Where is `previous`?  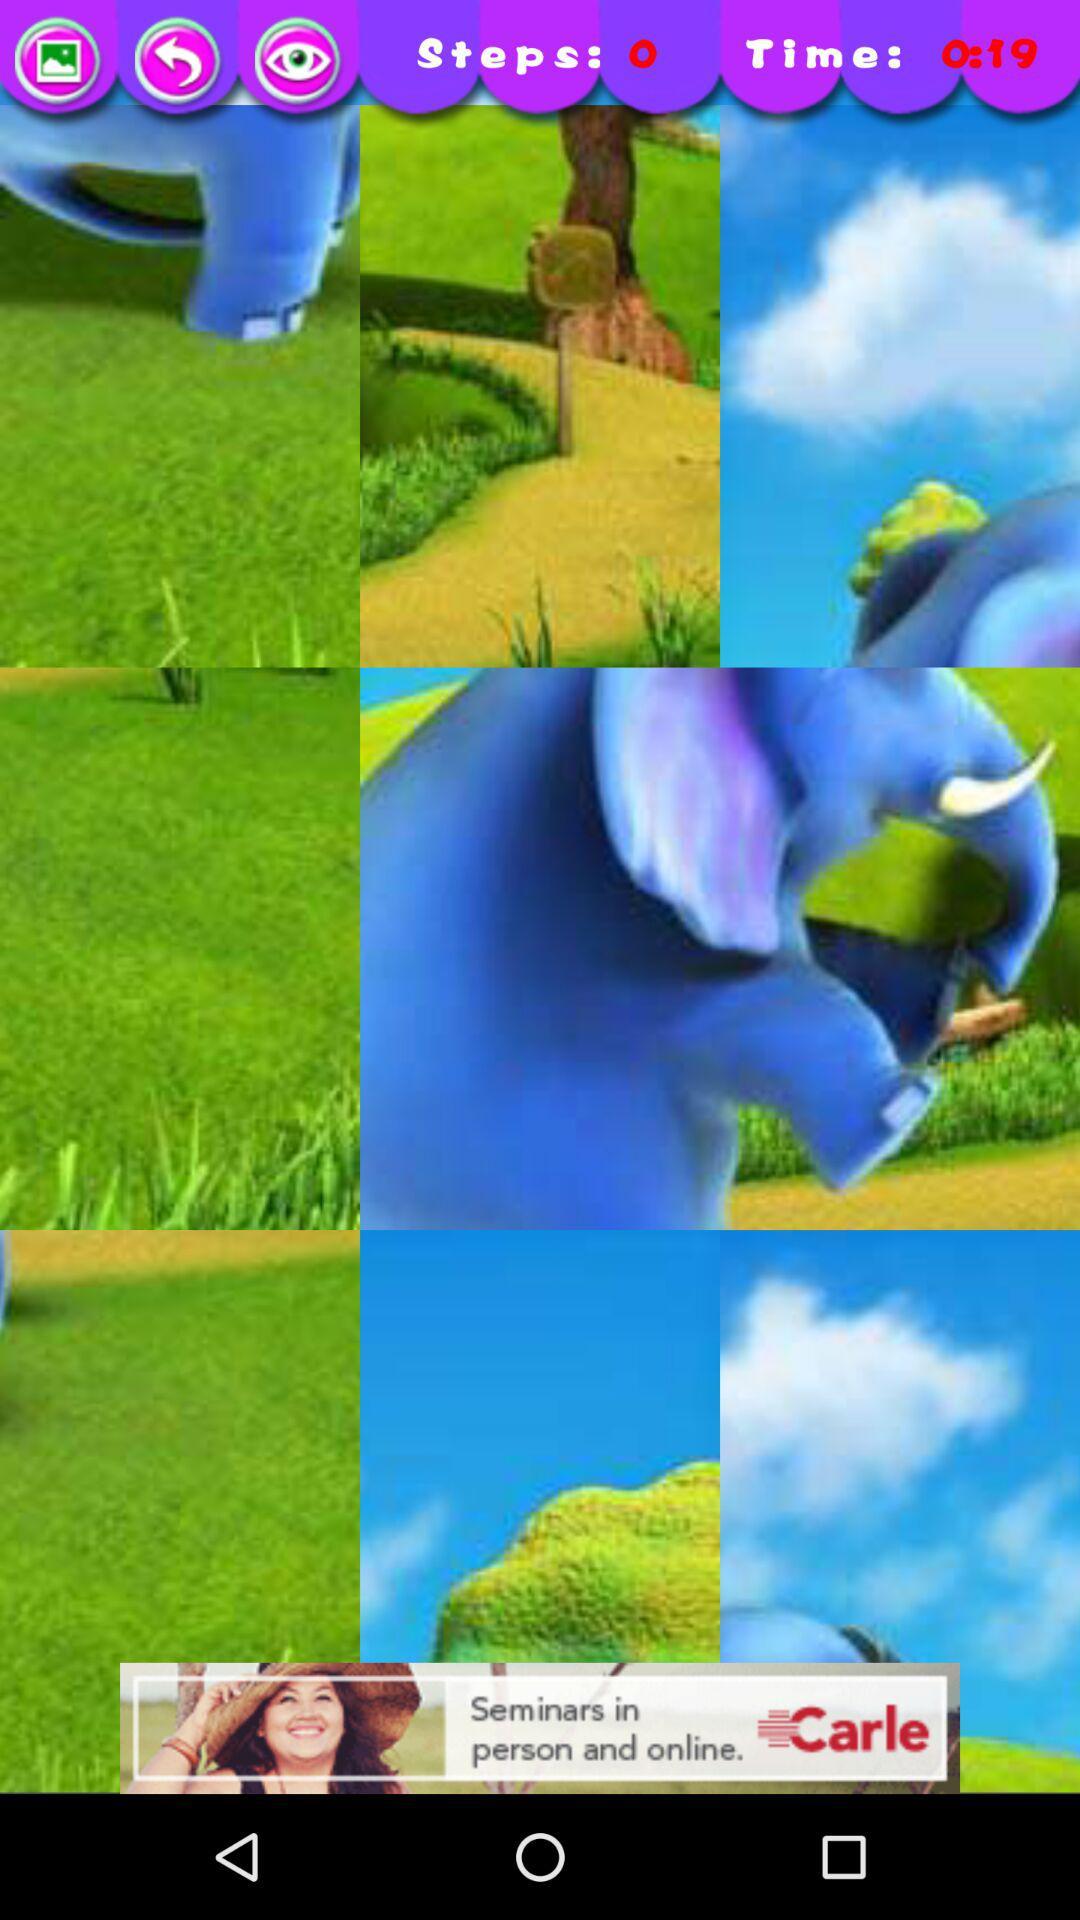
previous is located at coordinates (180, 62).